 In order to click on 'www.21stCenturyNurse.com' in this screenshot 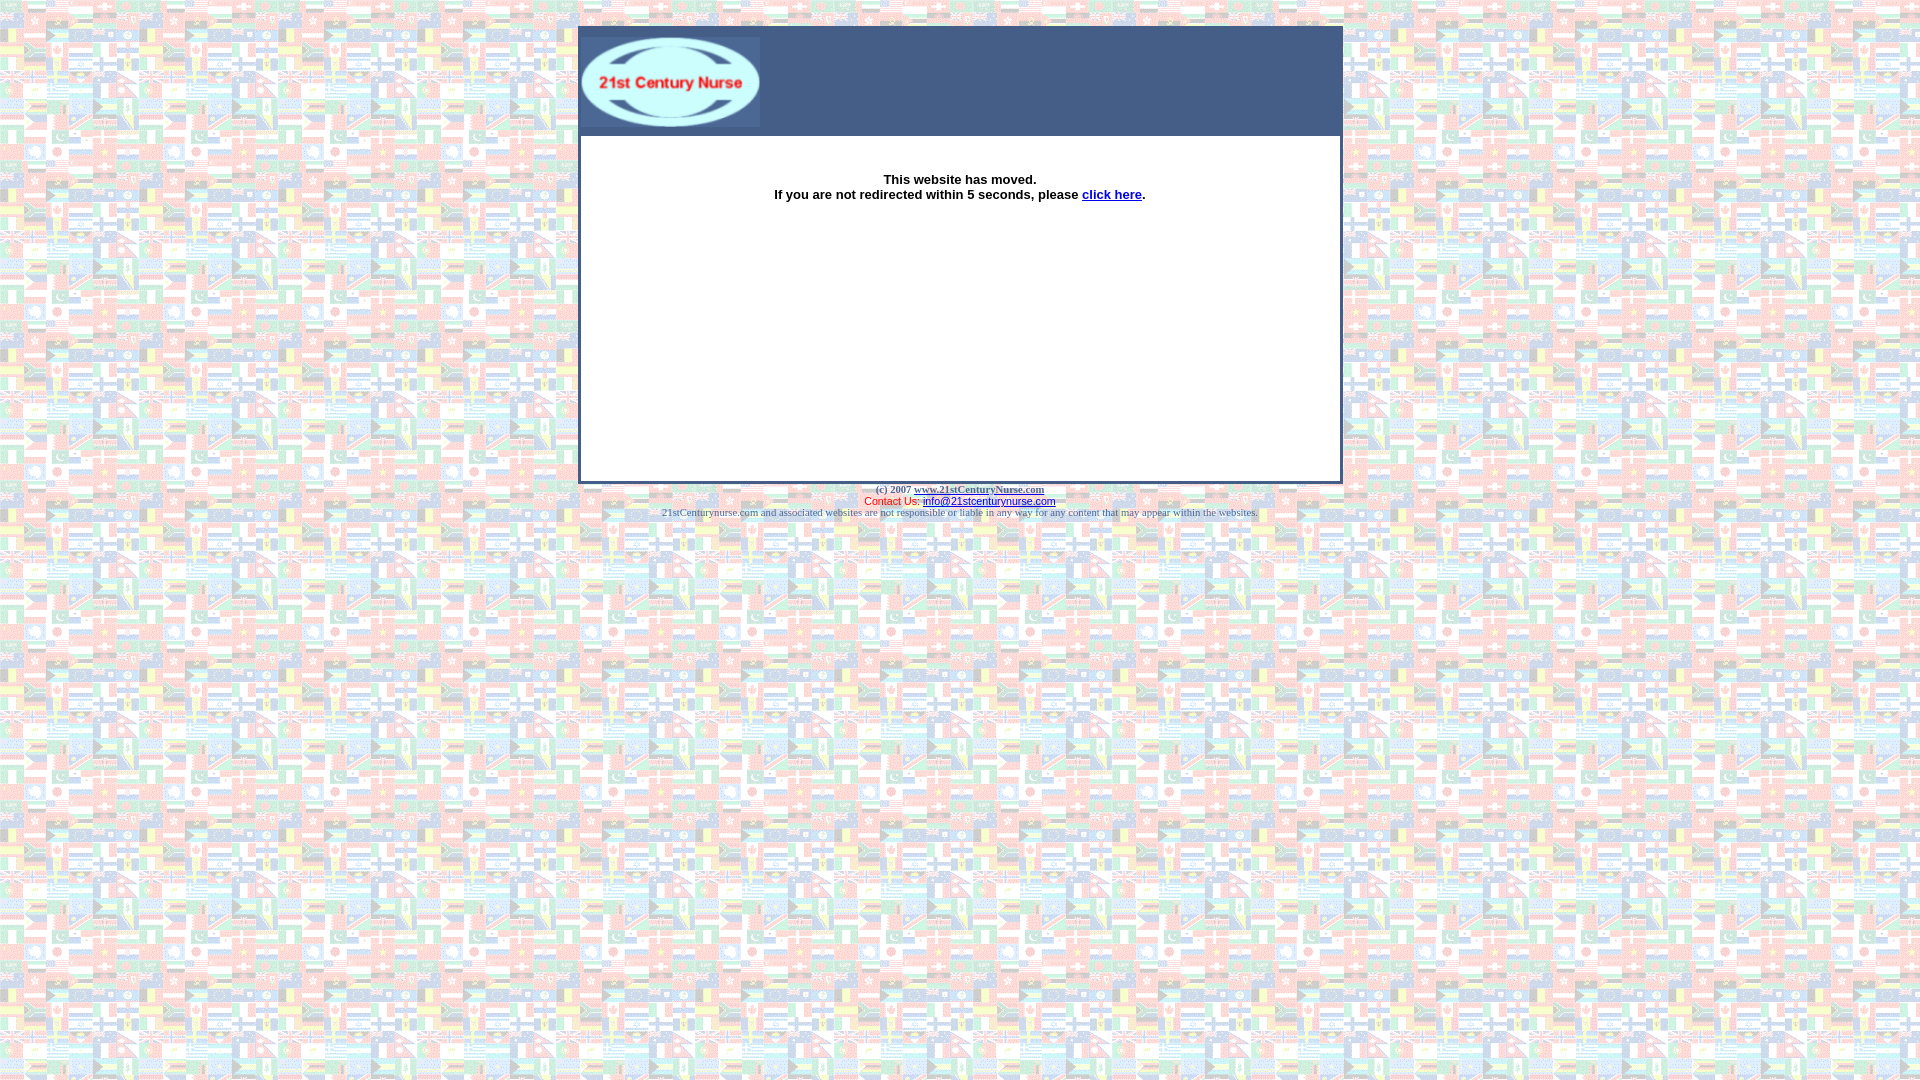, I will do `click(979, 489)`.